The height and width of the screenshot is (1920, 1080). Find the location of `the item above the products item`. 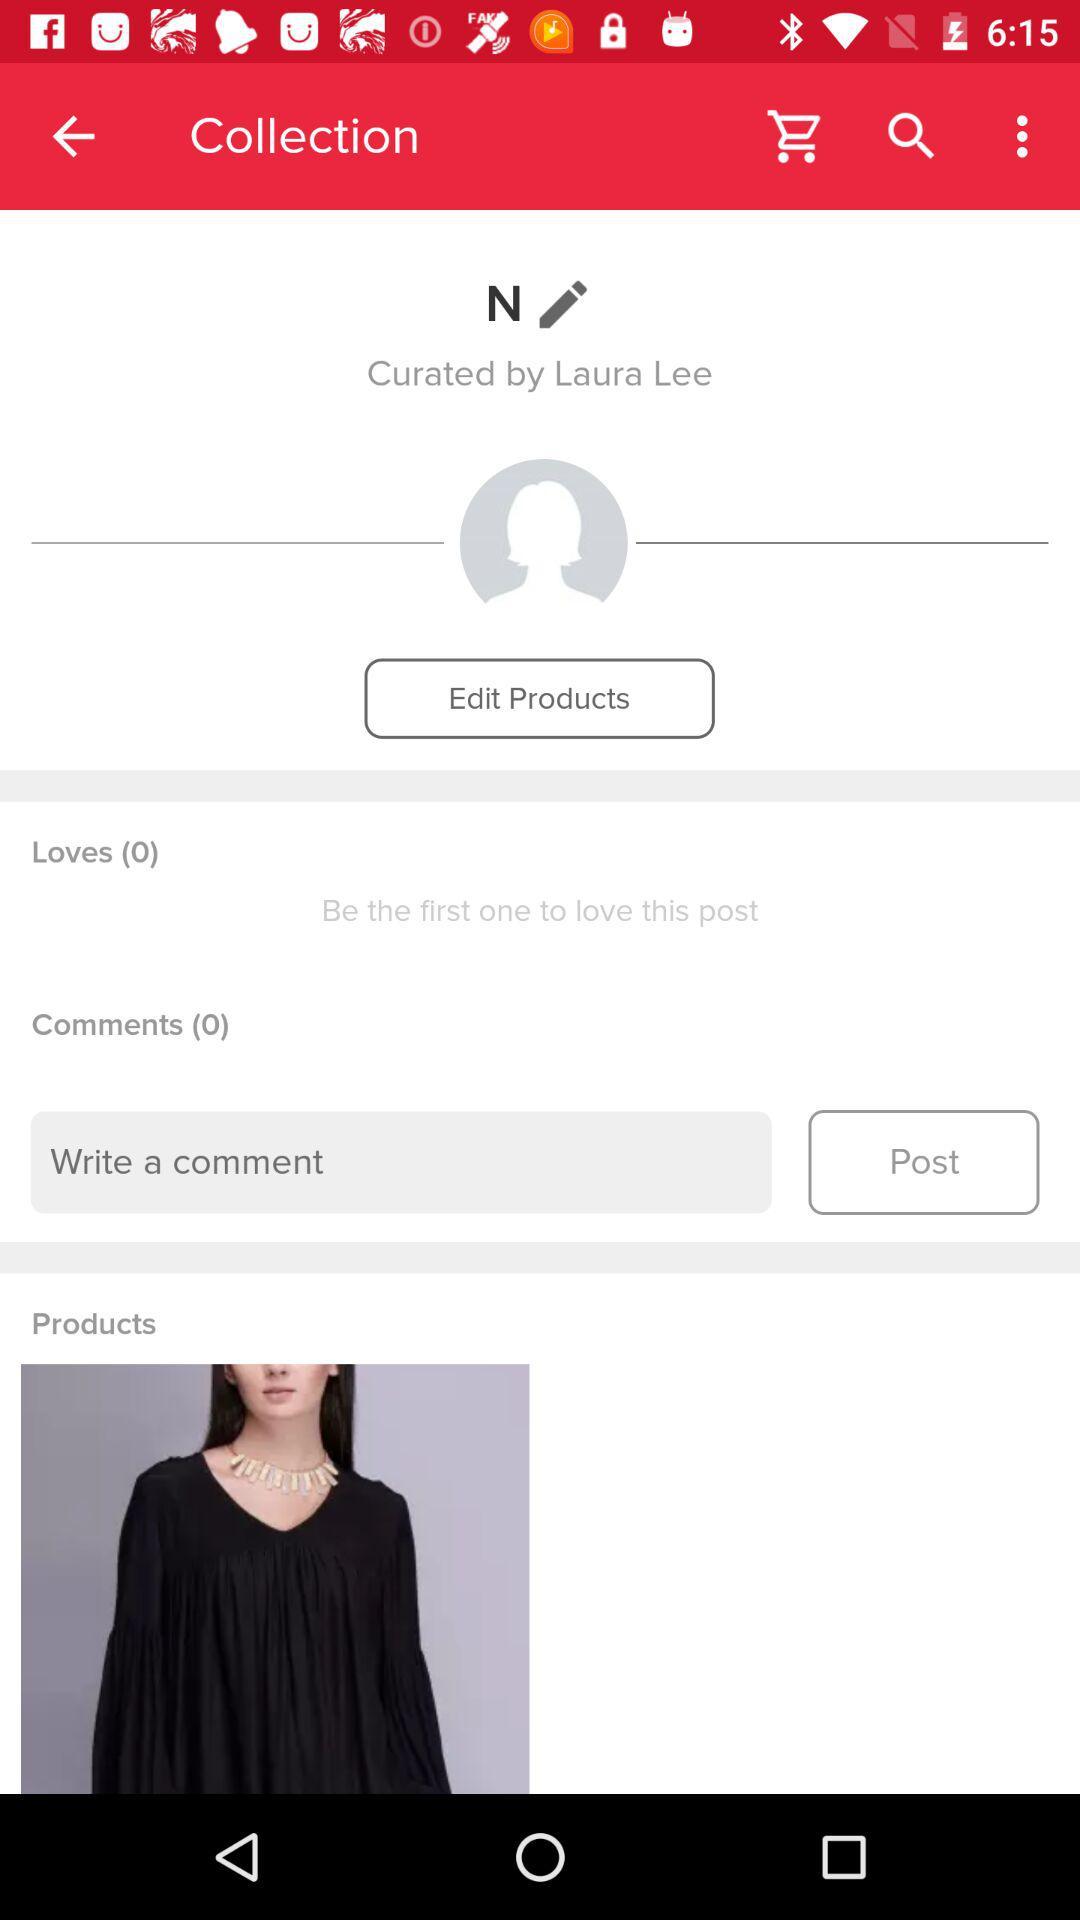

the item above the products item is located at coordinates (401, 1162).